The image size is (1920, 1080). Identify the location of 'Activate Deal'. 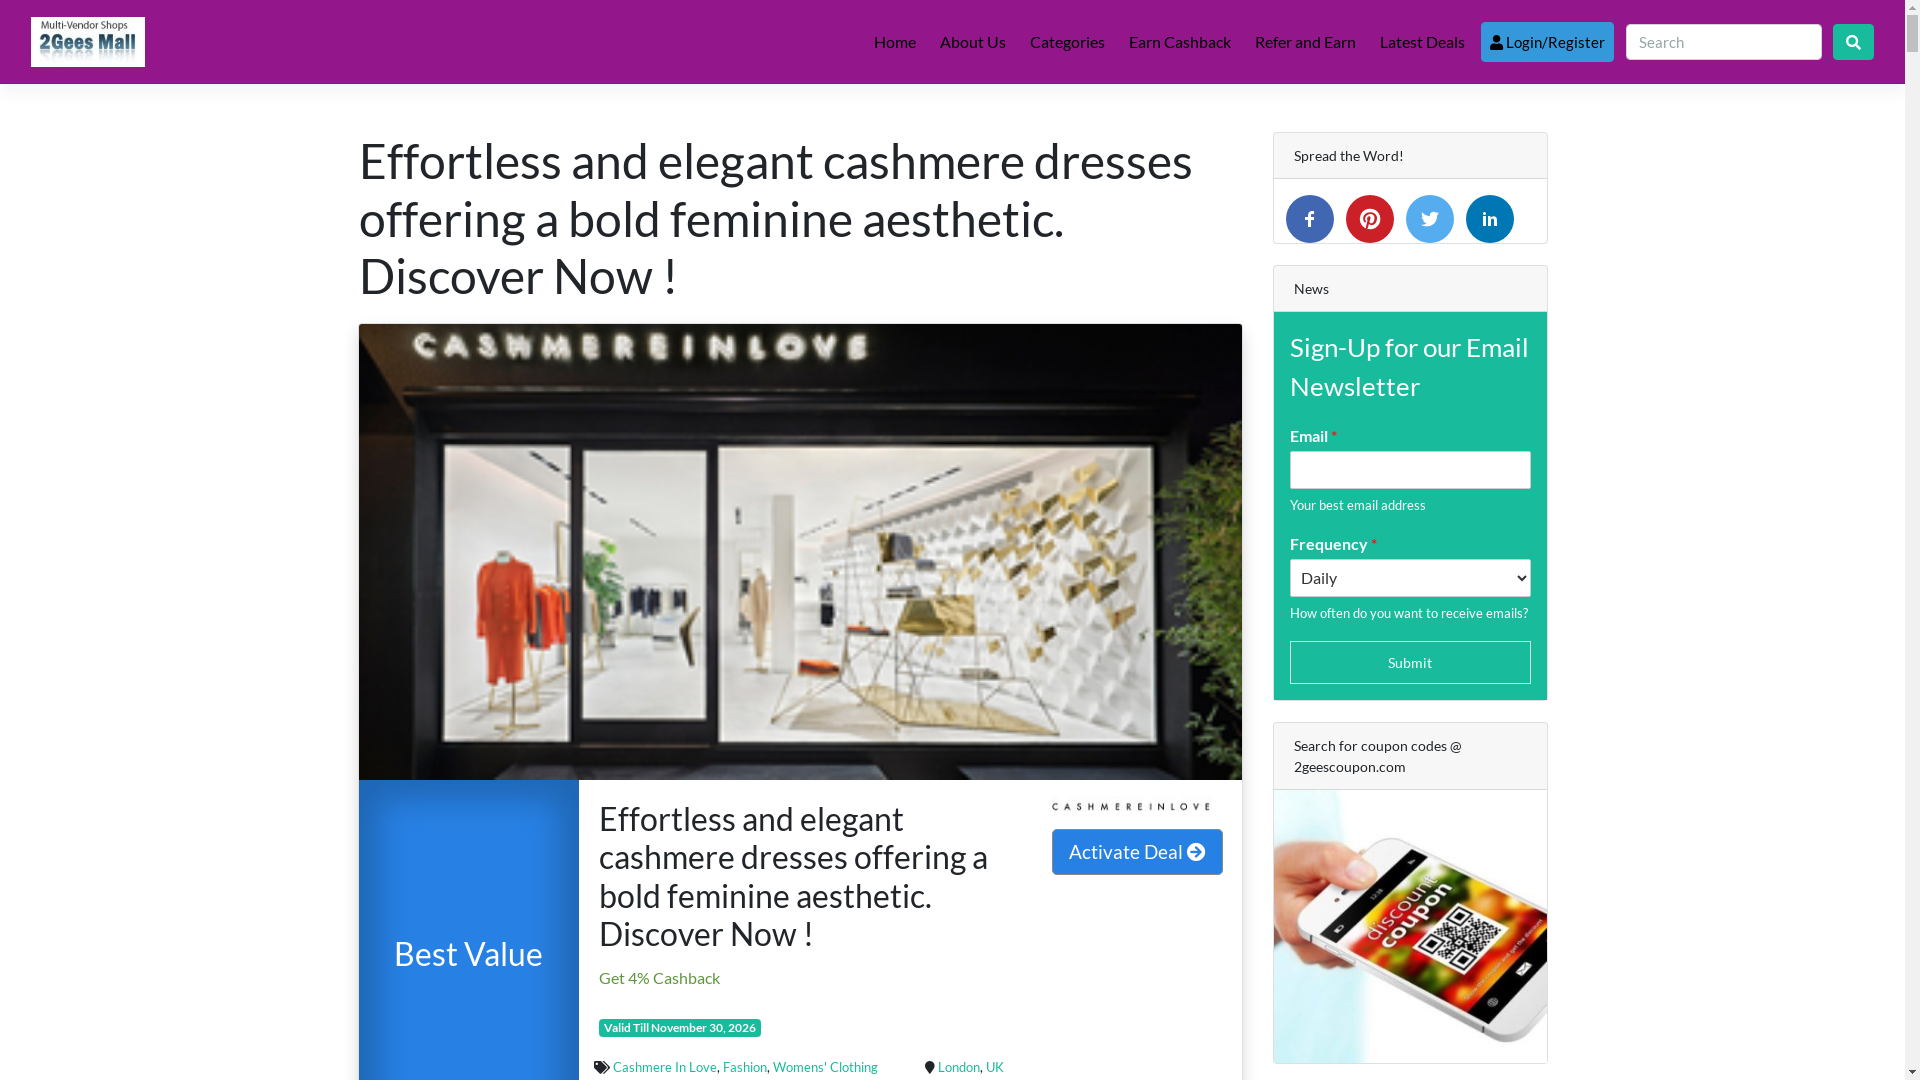
(1137, 852).